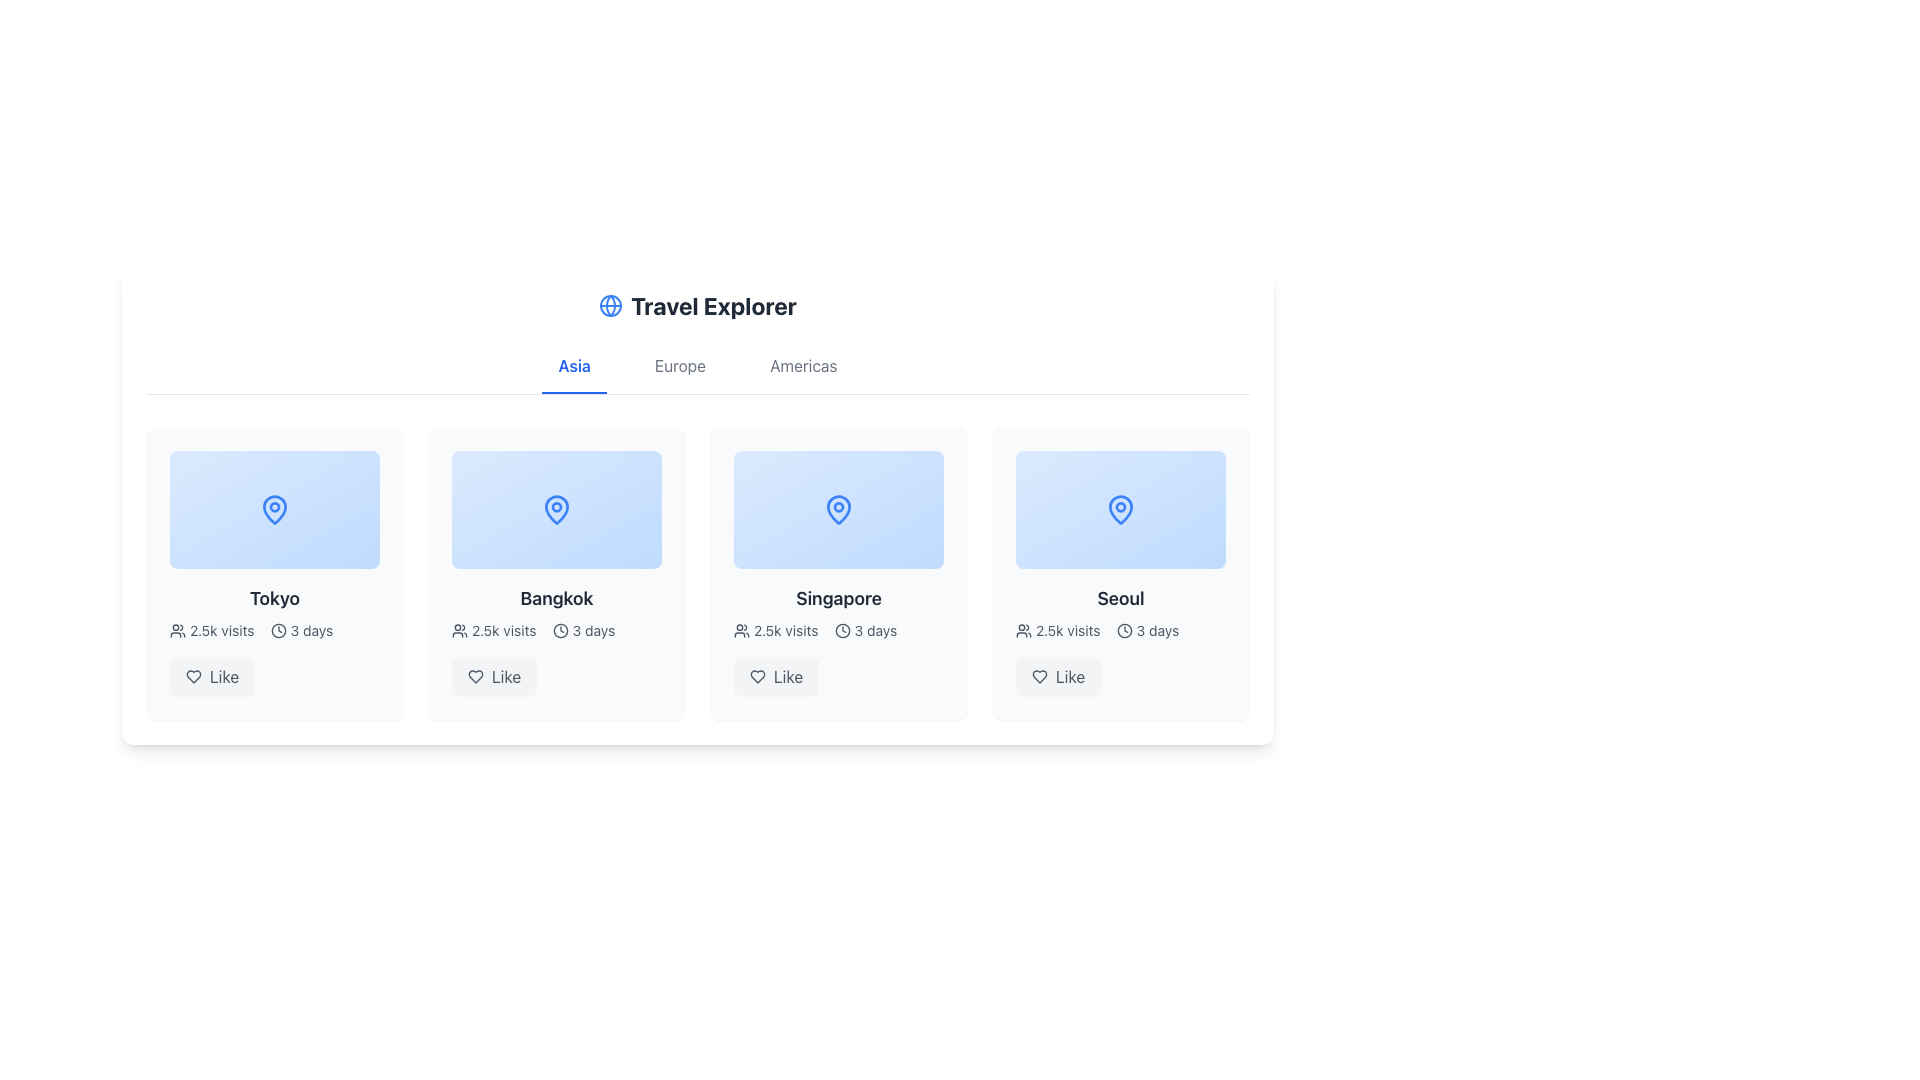 This screenshot has height=1080, width=1920. What do you see at coordinates (803, 374) in the screenshot?
I see `the interactive text label for the Americas, which is the third item in the horizontal navigation bar` at bounding box center [803, 374].